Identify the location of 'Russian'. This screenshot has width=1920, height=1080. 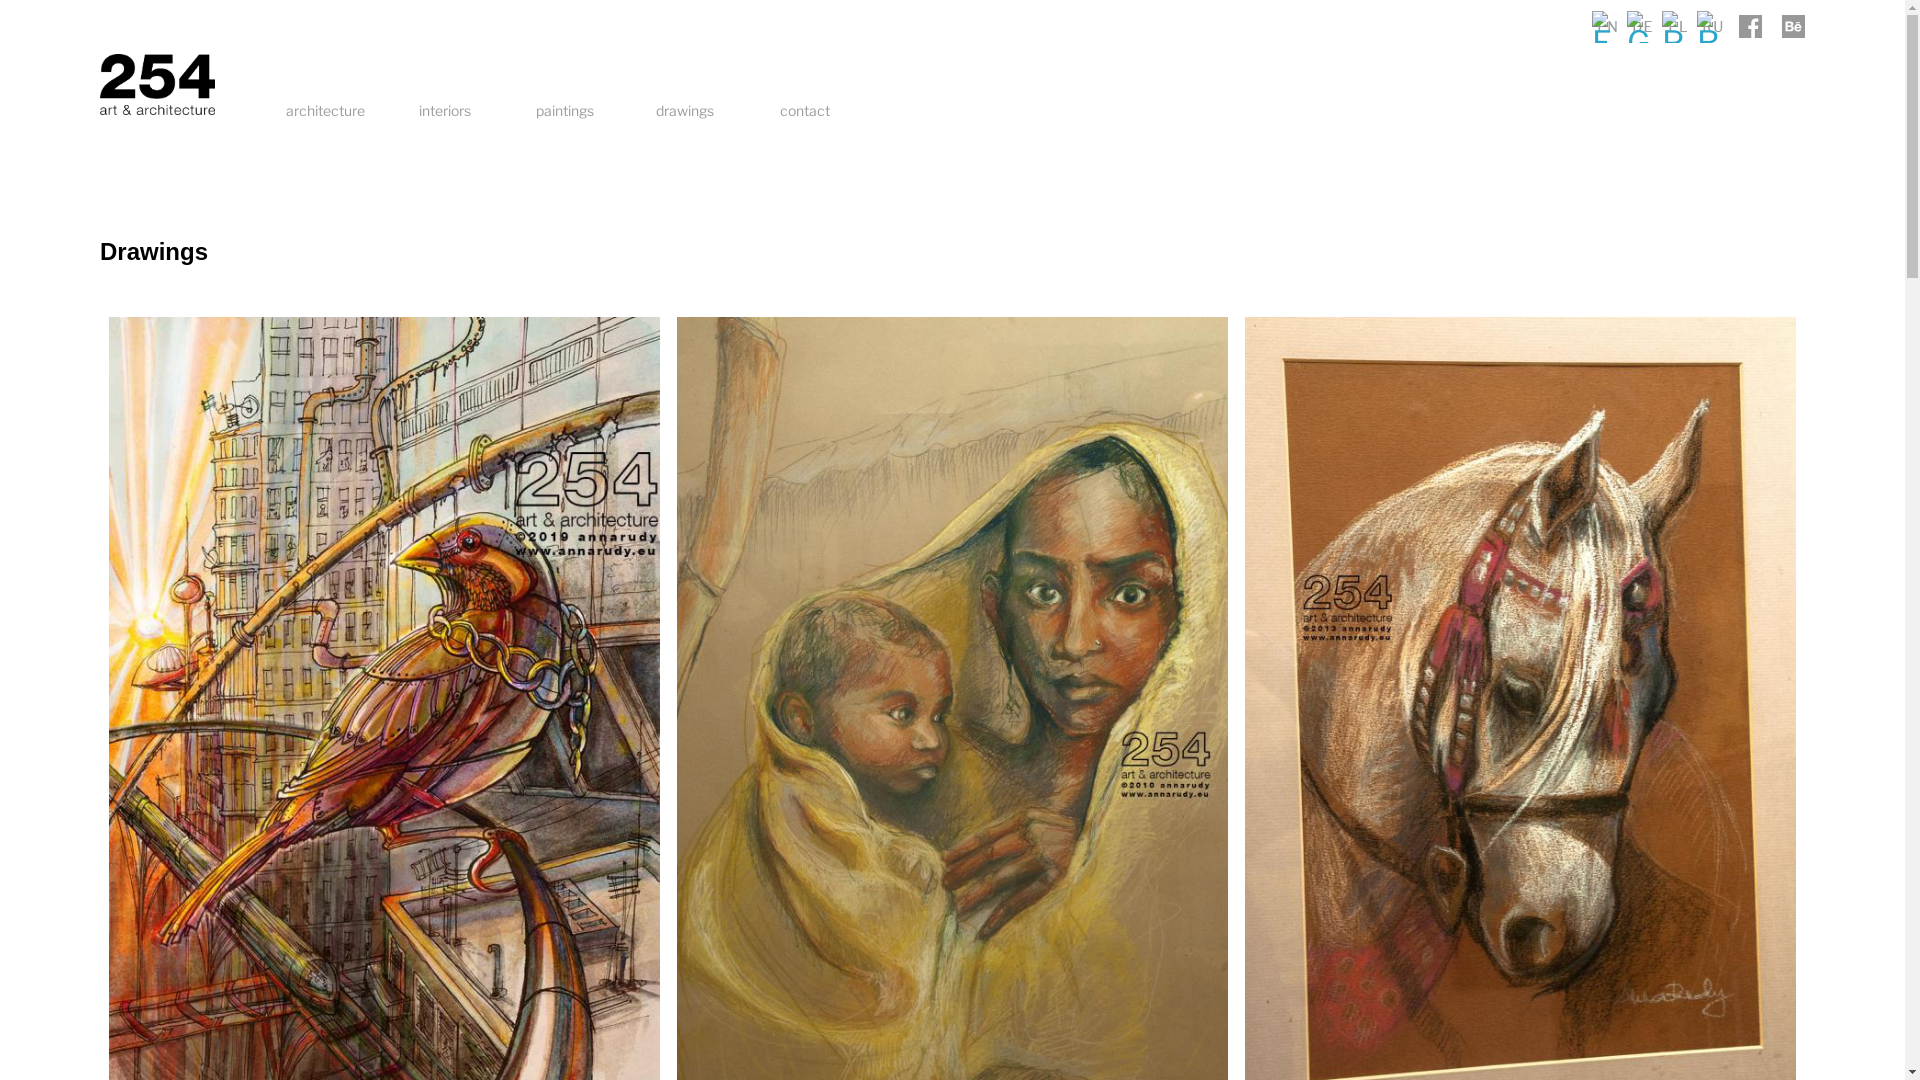
(1696, 26).